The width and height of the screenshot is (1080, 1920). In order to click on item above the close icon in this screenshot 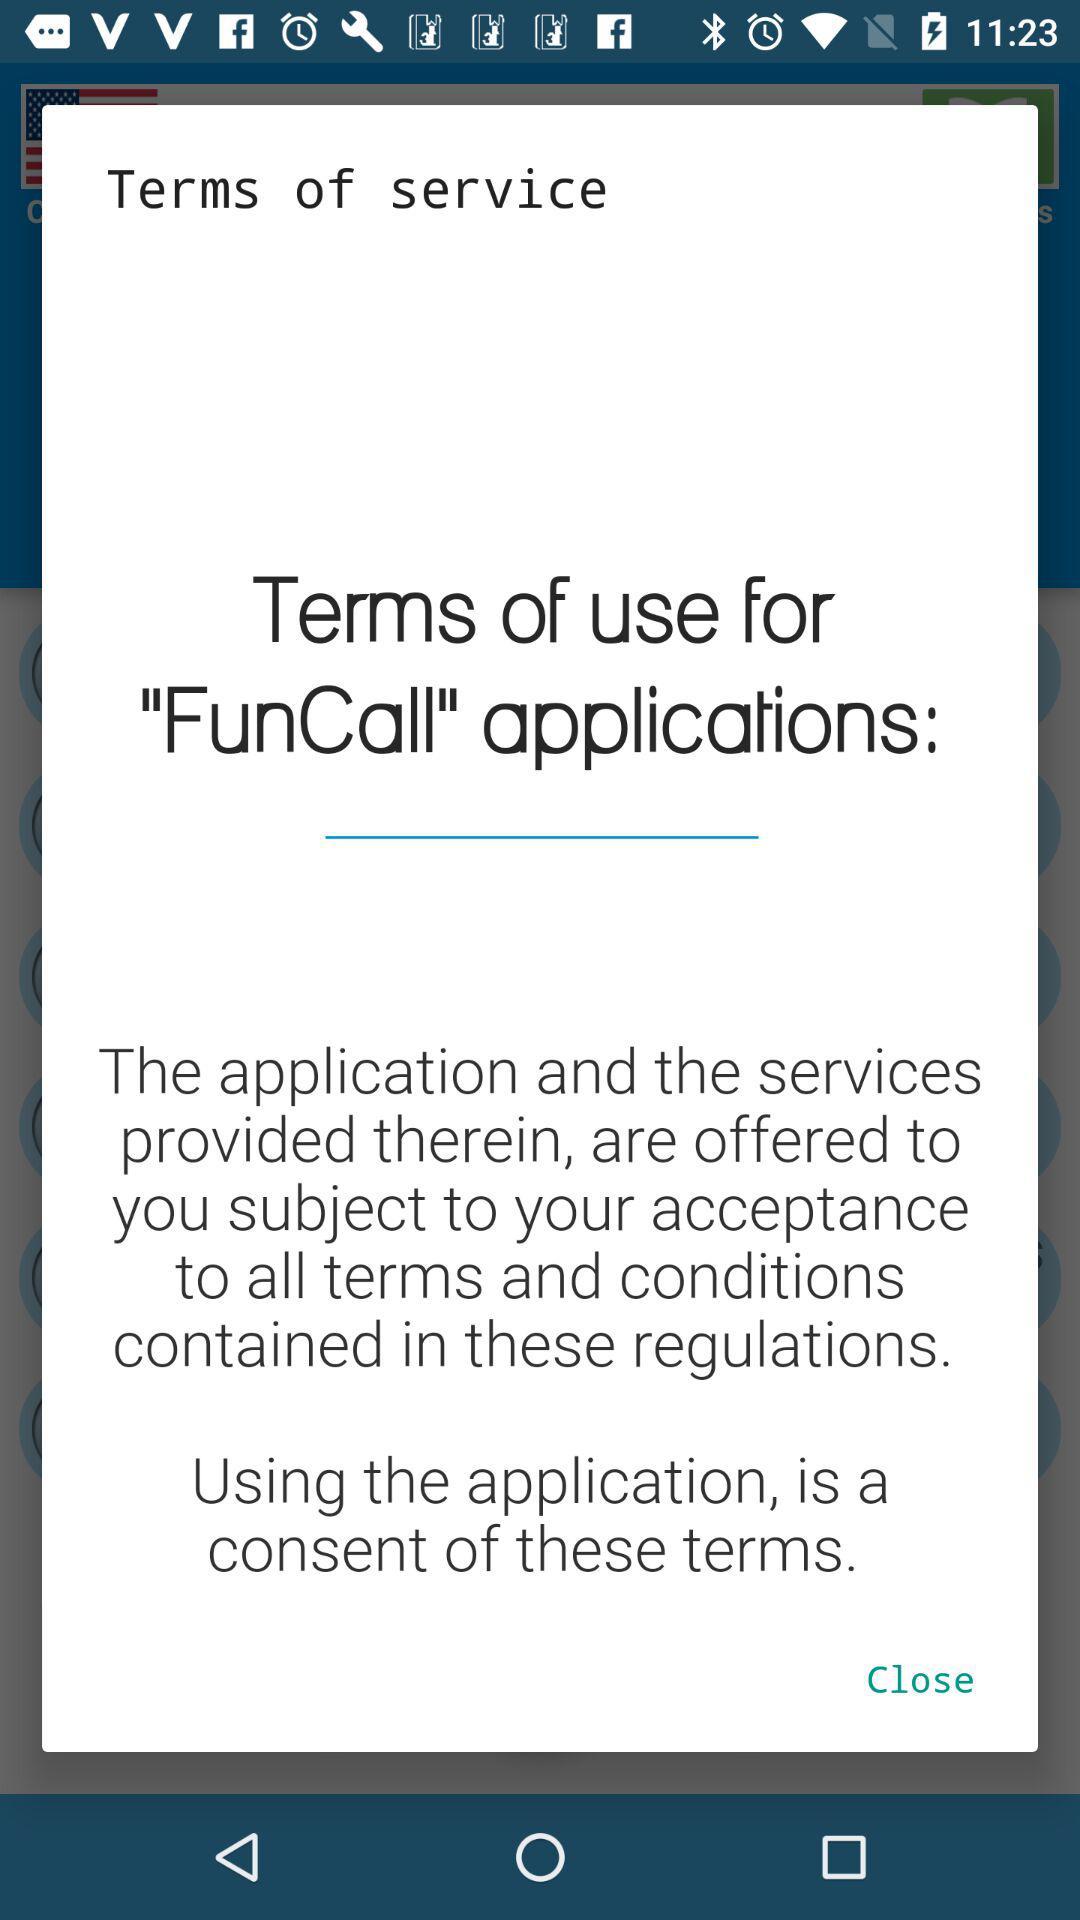, I will do `click(540, 912)`.